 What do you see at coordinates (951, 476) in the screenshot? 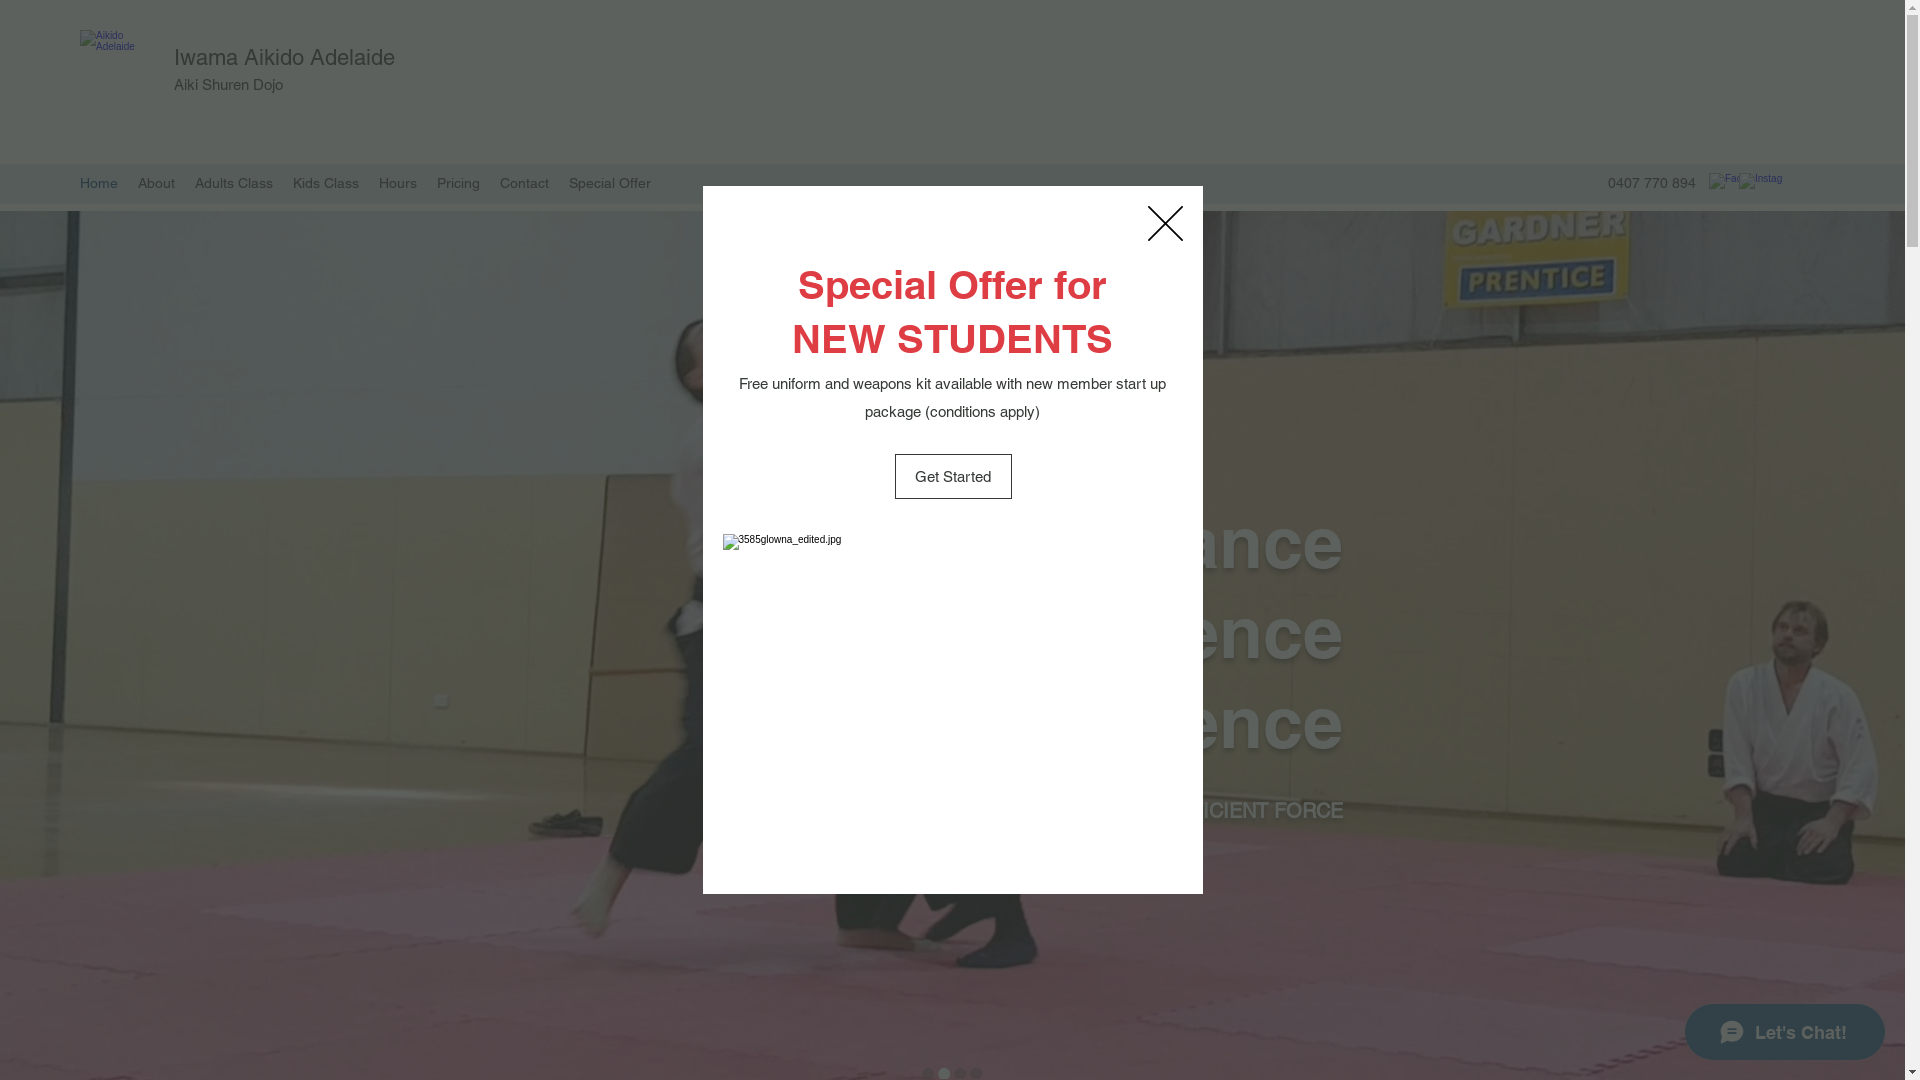
I see `'Get Started'` at bounding box center [951, 476].